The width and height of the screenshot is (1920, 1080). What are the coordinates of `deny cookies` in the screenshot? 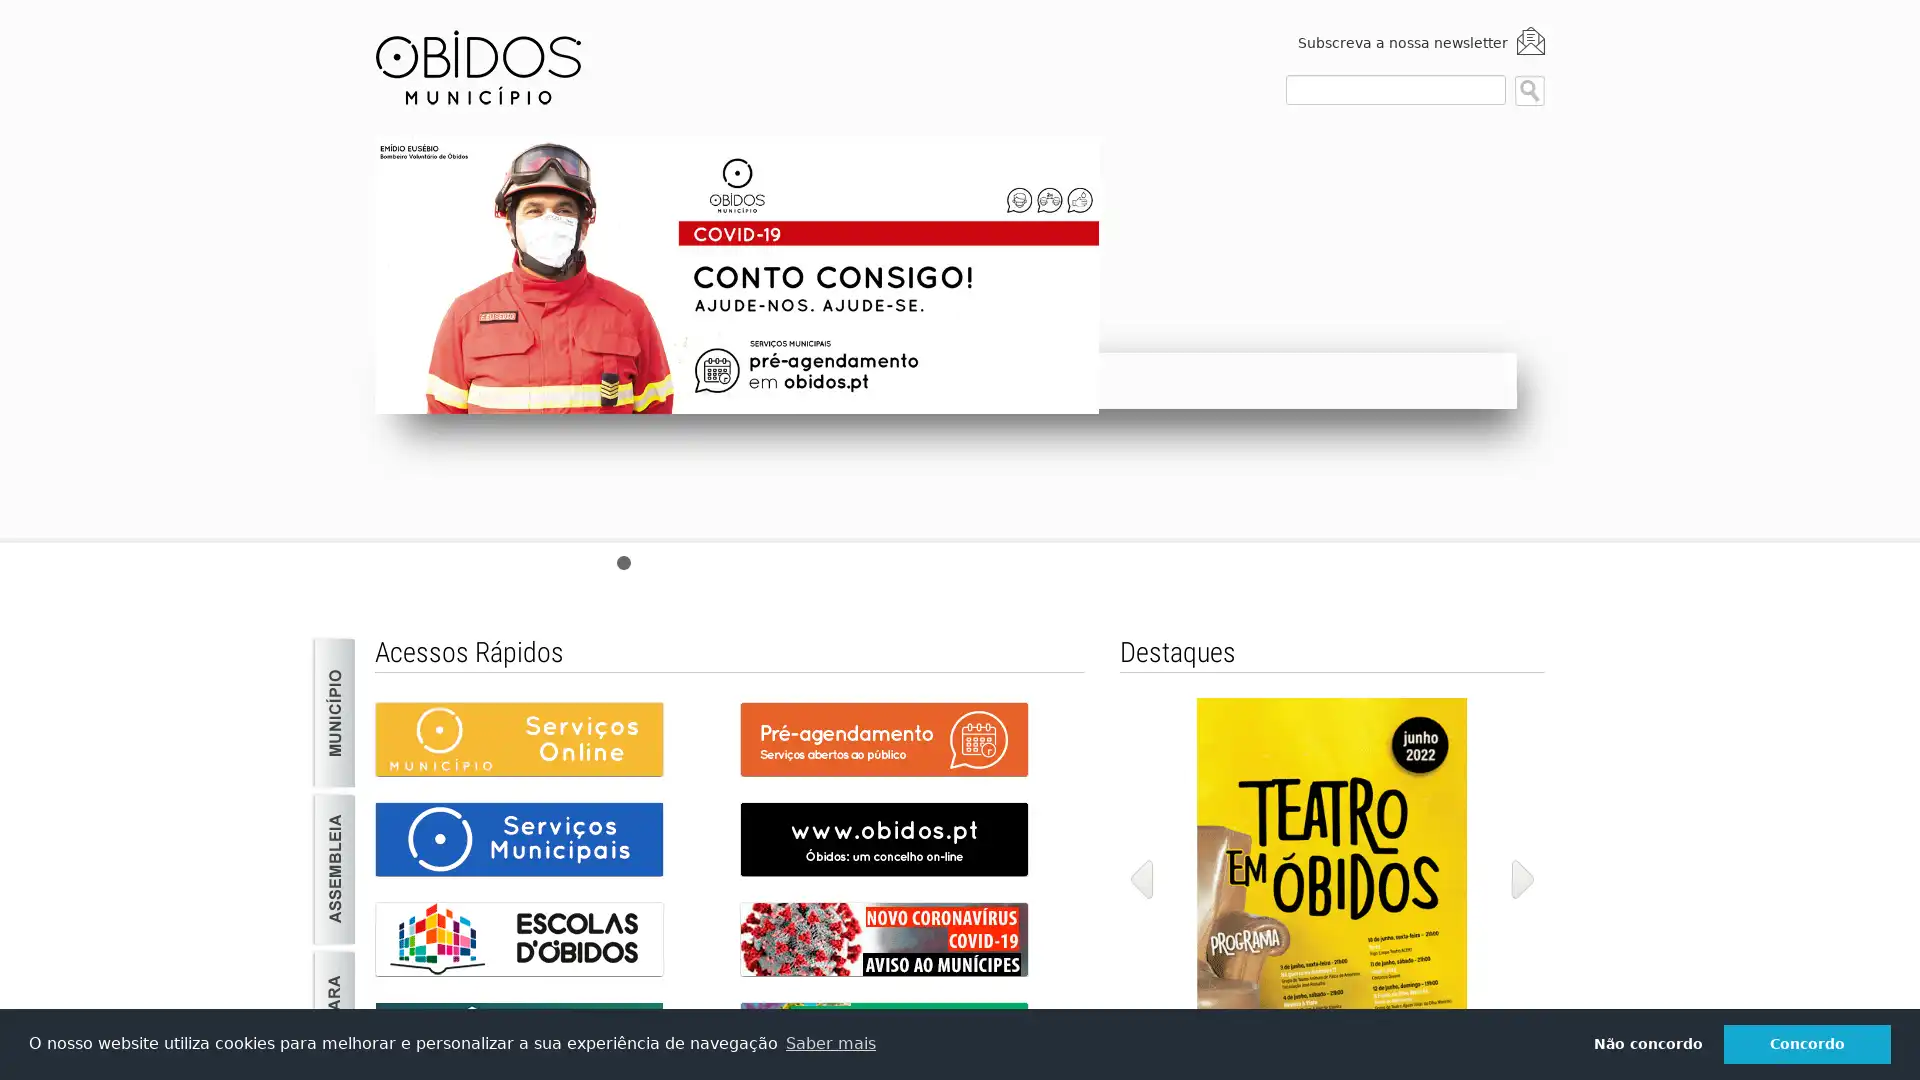 It's located at (1647, 1043).